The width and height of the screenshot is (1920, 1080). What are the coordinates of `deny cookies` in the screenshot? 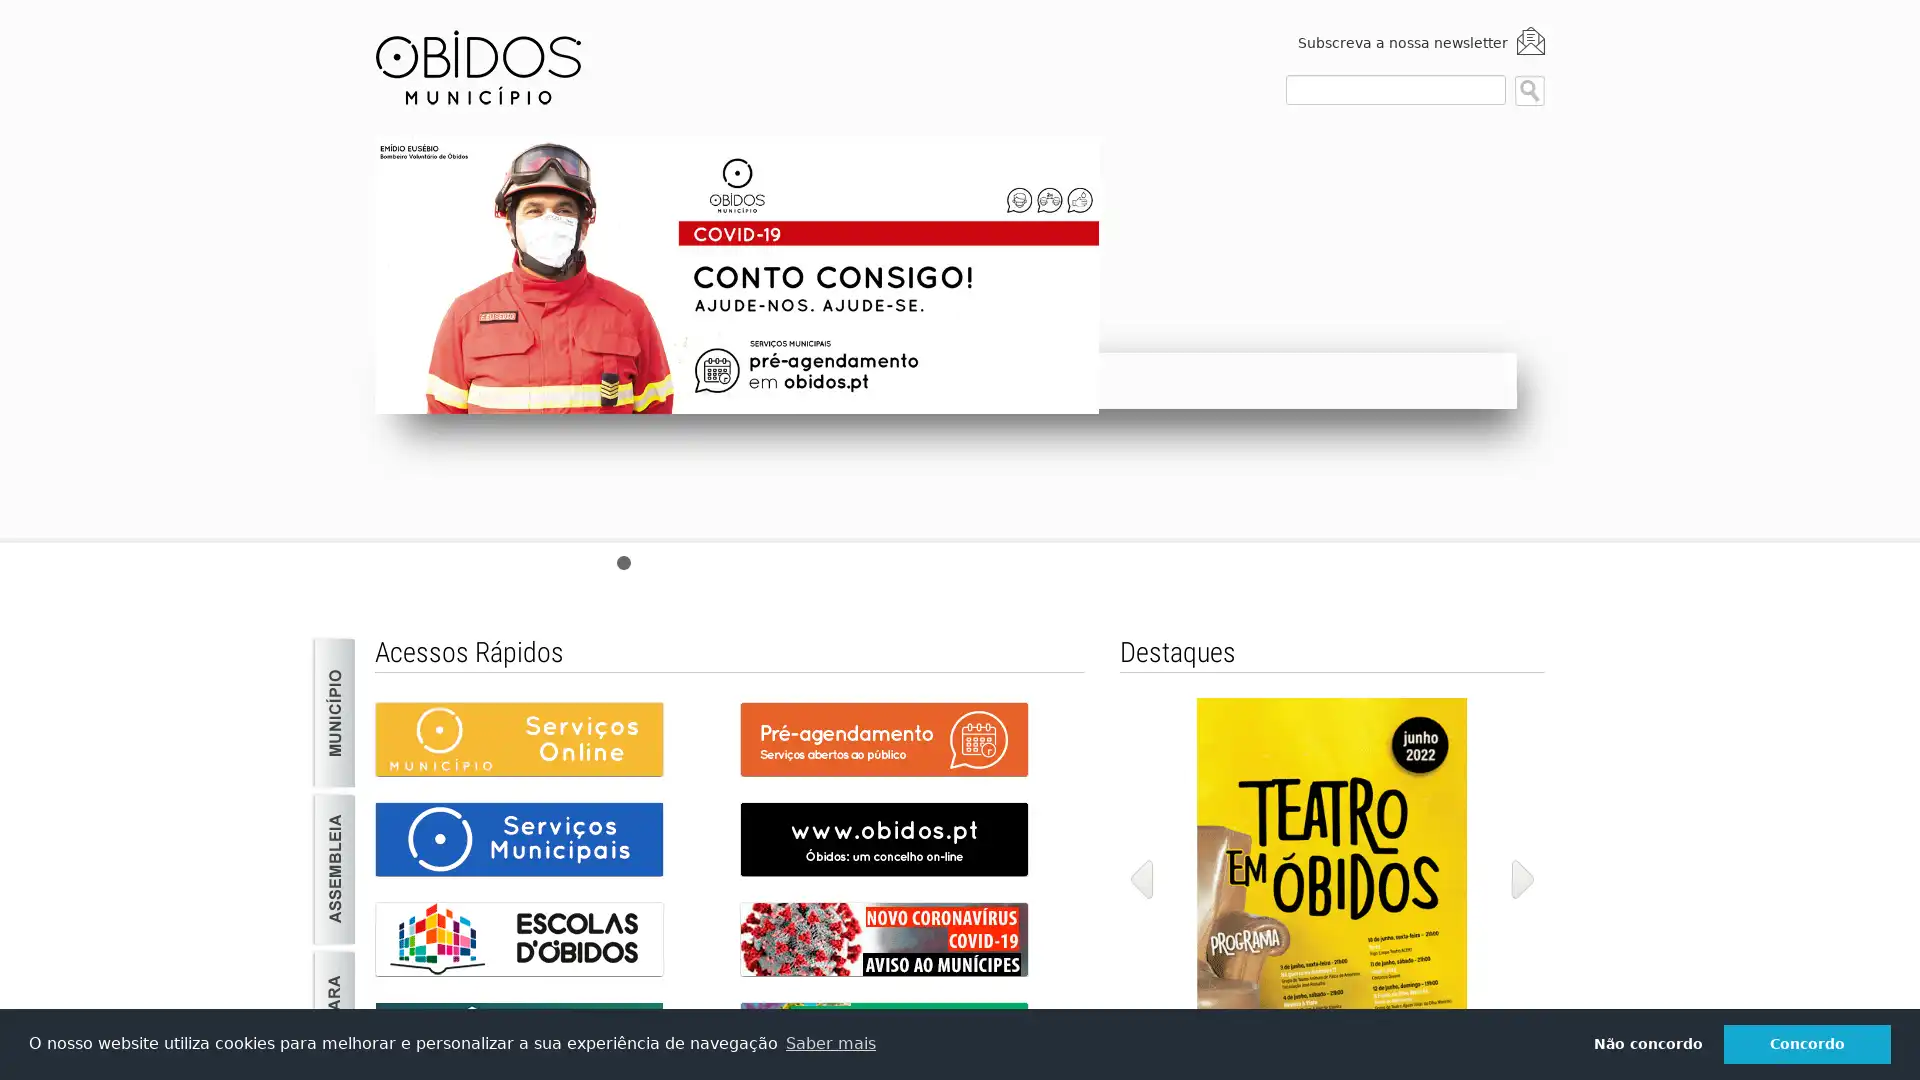 It's located at (1647, 1043).